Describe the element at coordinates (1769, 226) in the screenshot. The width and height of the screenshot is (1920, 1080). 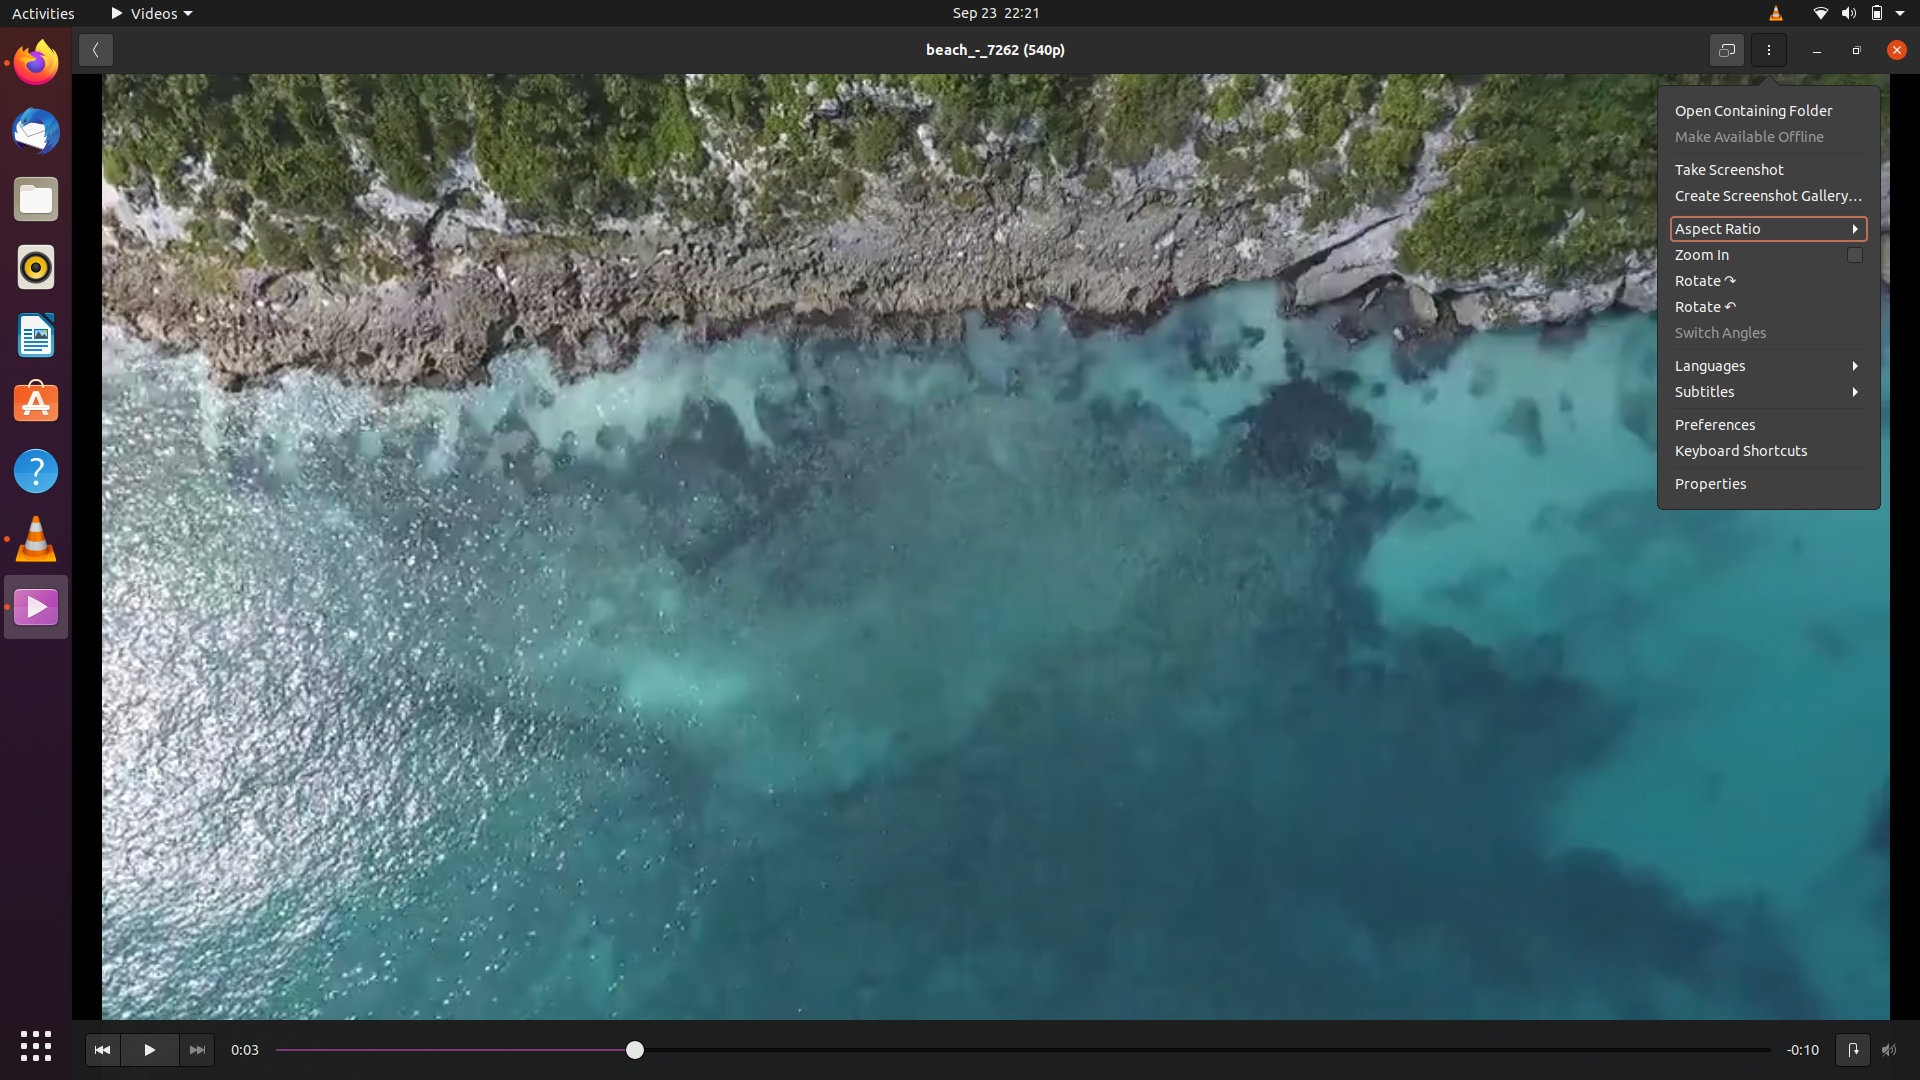
I see `Adjust the video"s aspect ratio to 16:9` at that location.